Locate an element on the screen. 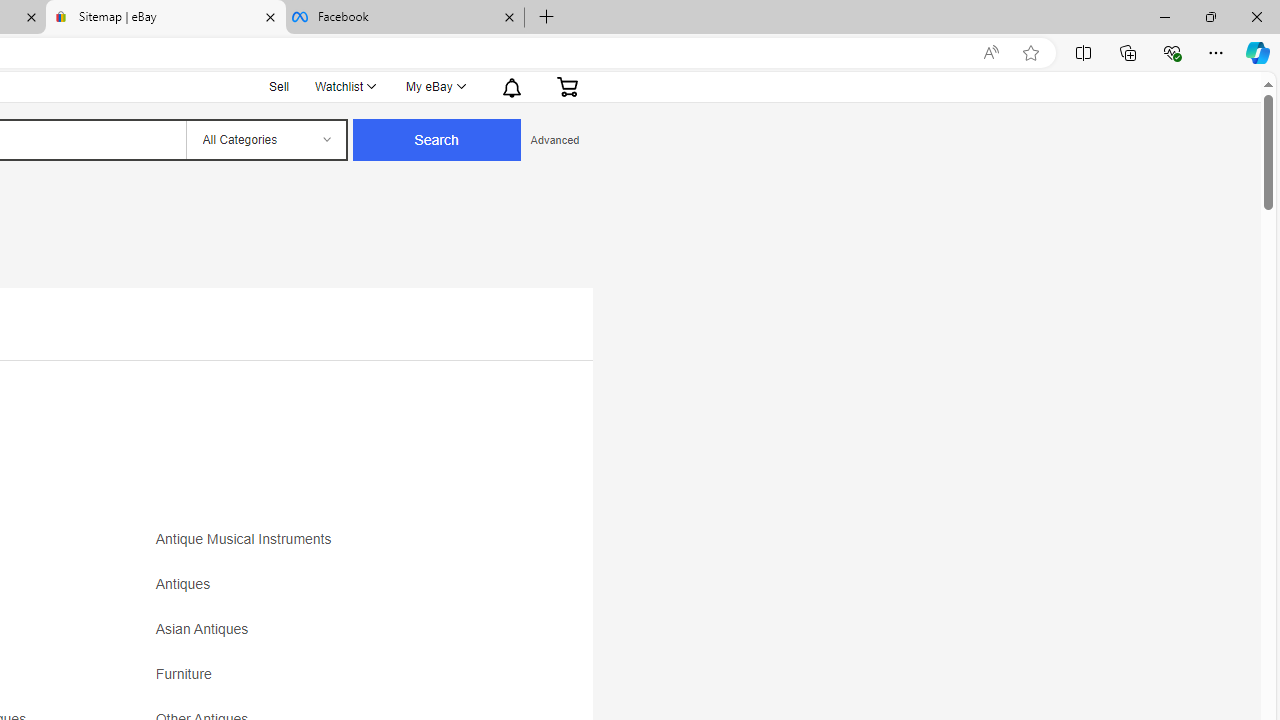 This screenshot has height=720, width=1280. 'Split screen' is located at coordinates (1082, 51).